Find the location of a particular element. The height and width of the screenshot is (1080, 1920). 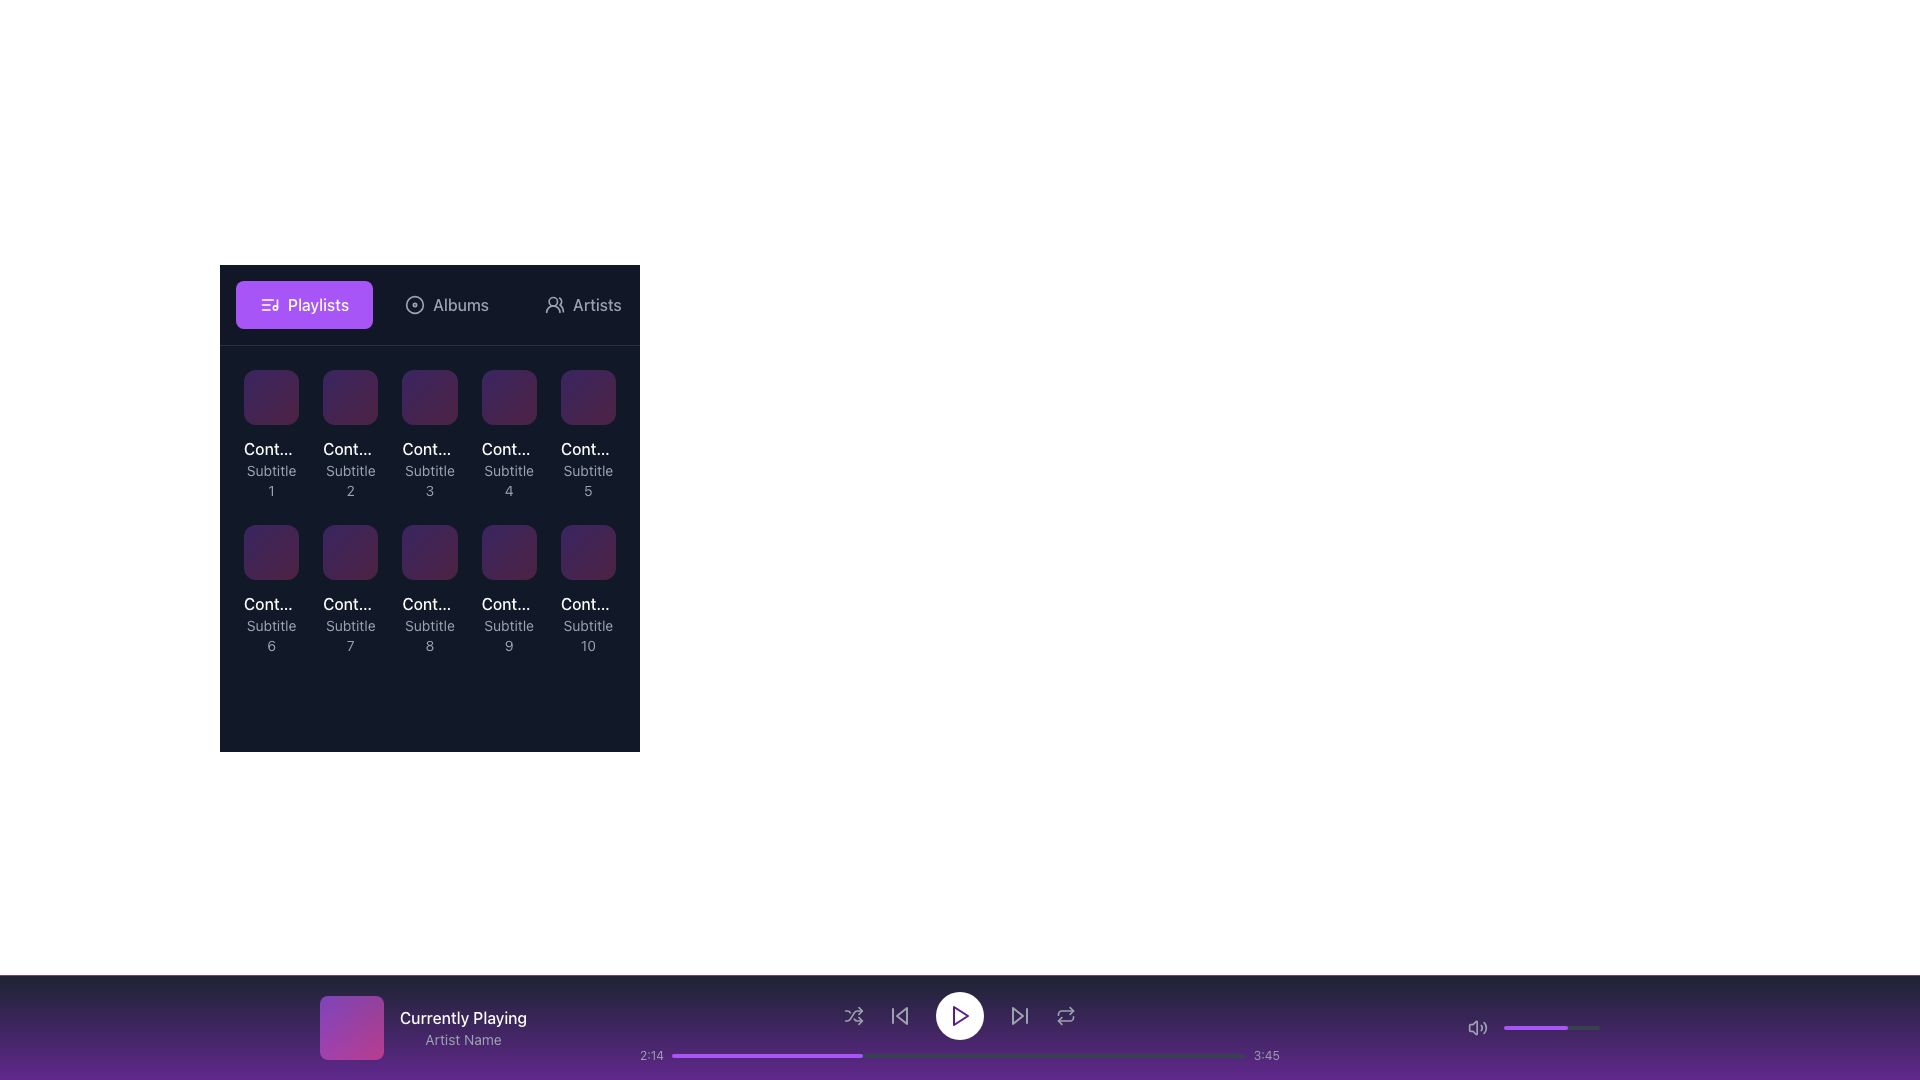

the skip backward button located in the control panel, which is the second element from the left and is positioned immediately to the right of the shuffle icon is located at coordinates (899, 1015).